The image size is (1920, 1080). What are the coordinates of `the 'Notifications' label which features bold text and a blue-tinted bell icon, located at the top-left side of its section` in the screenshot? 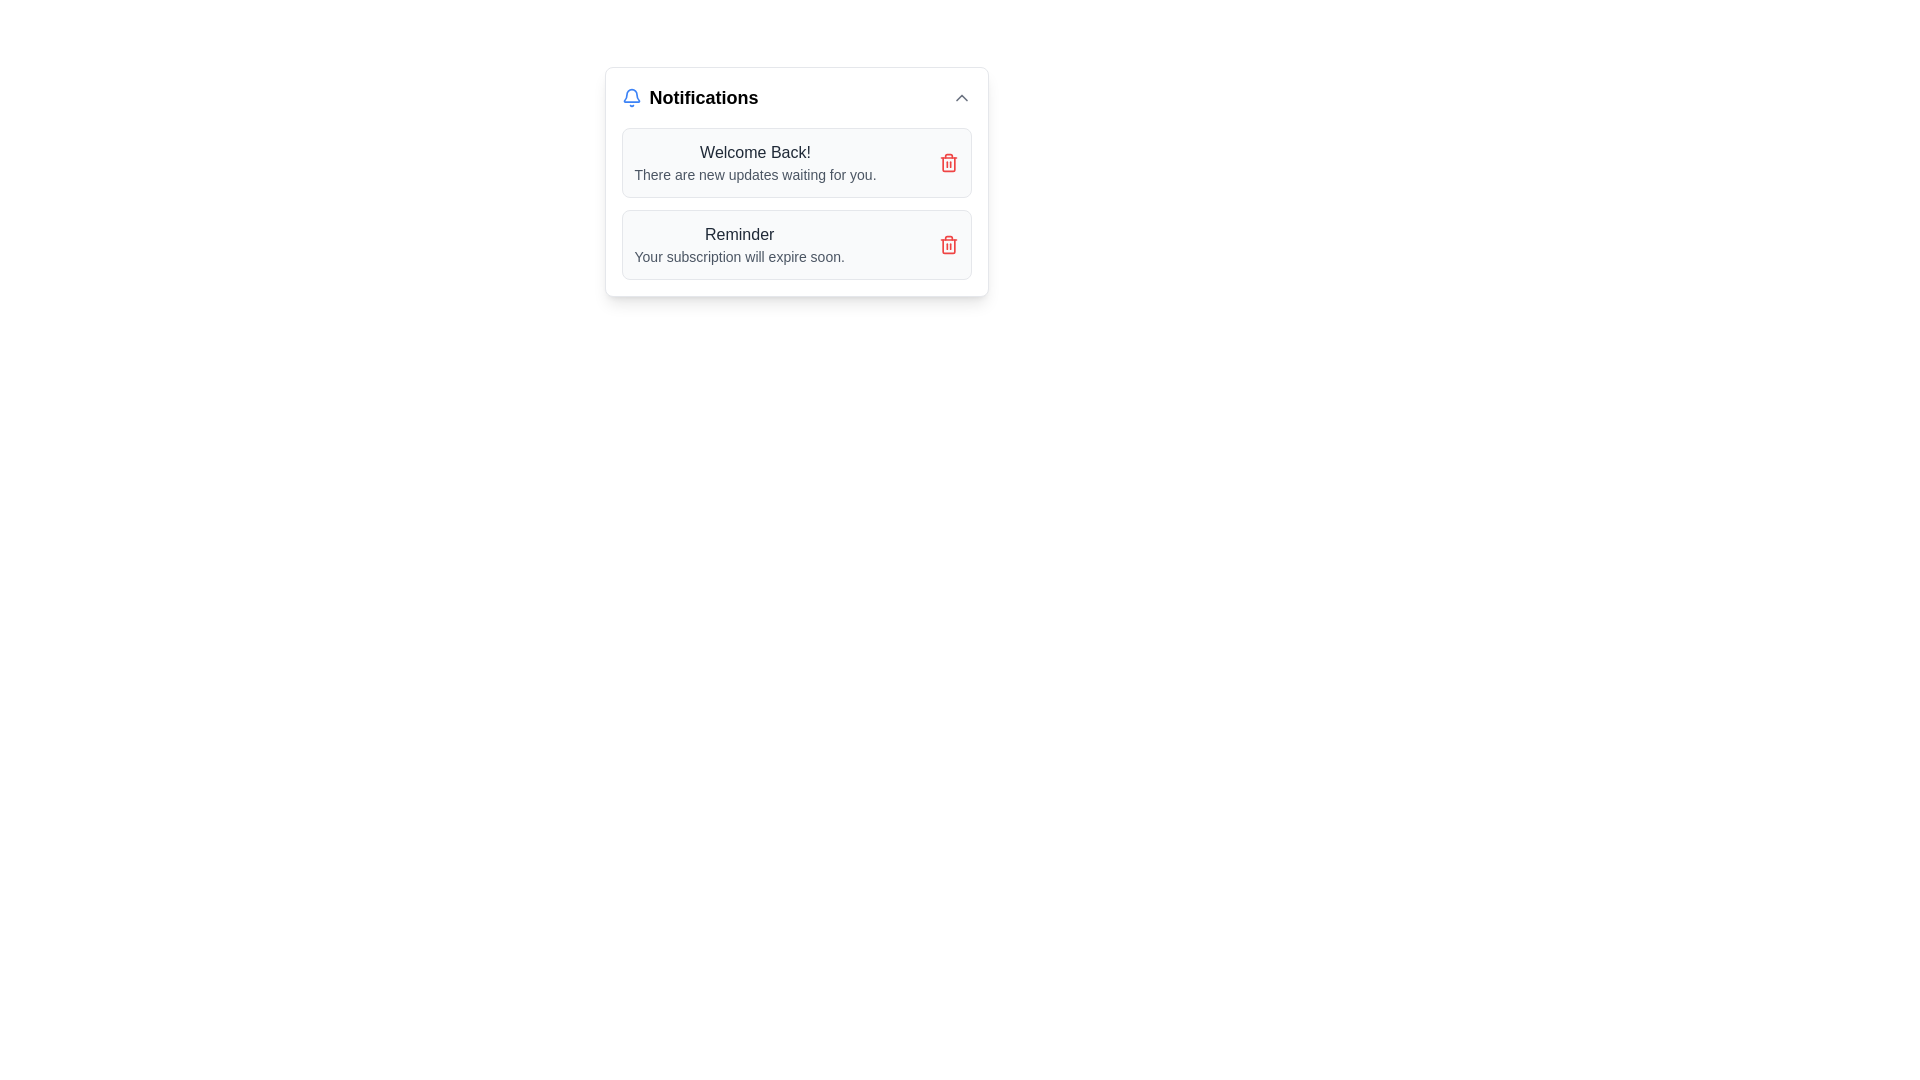 It's located at (690, 97).